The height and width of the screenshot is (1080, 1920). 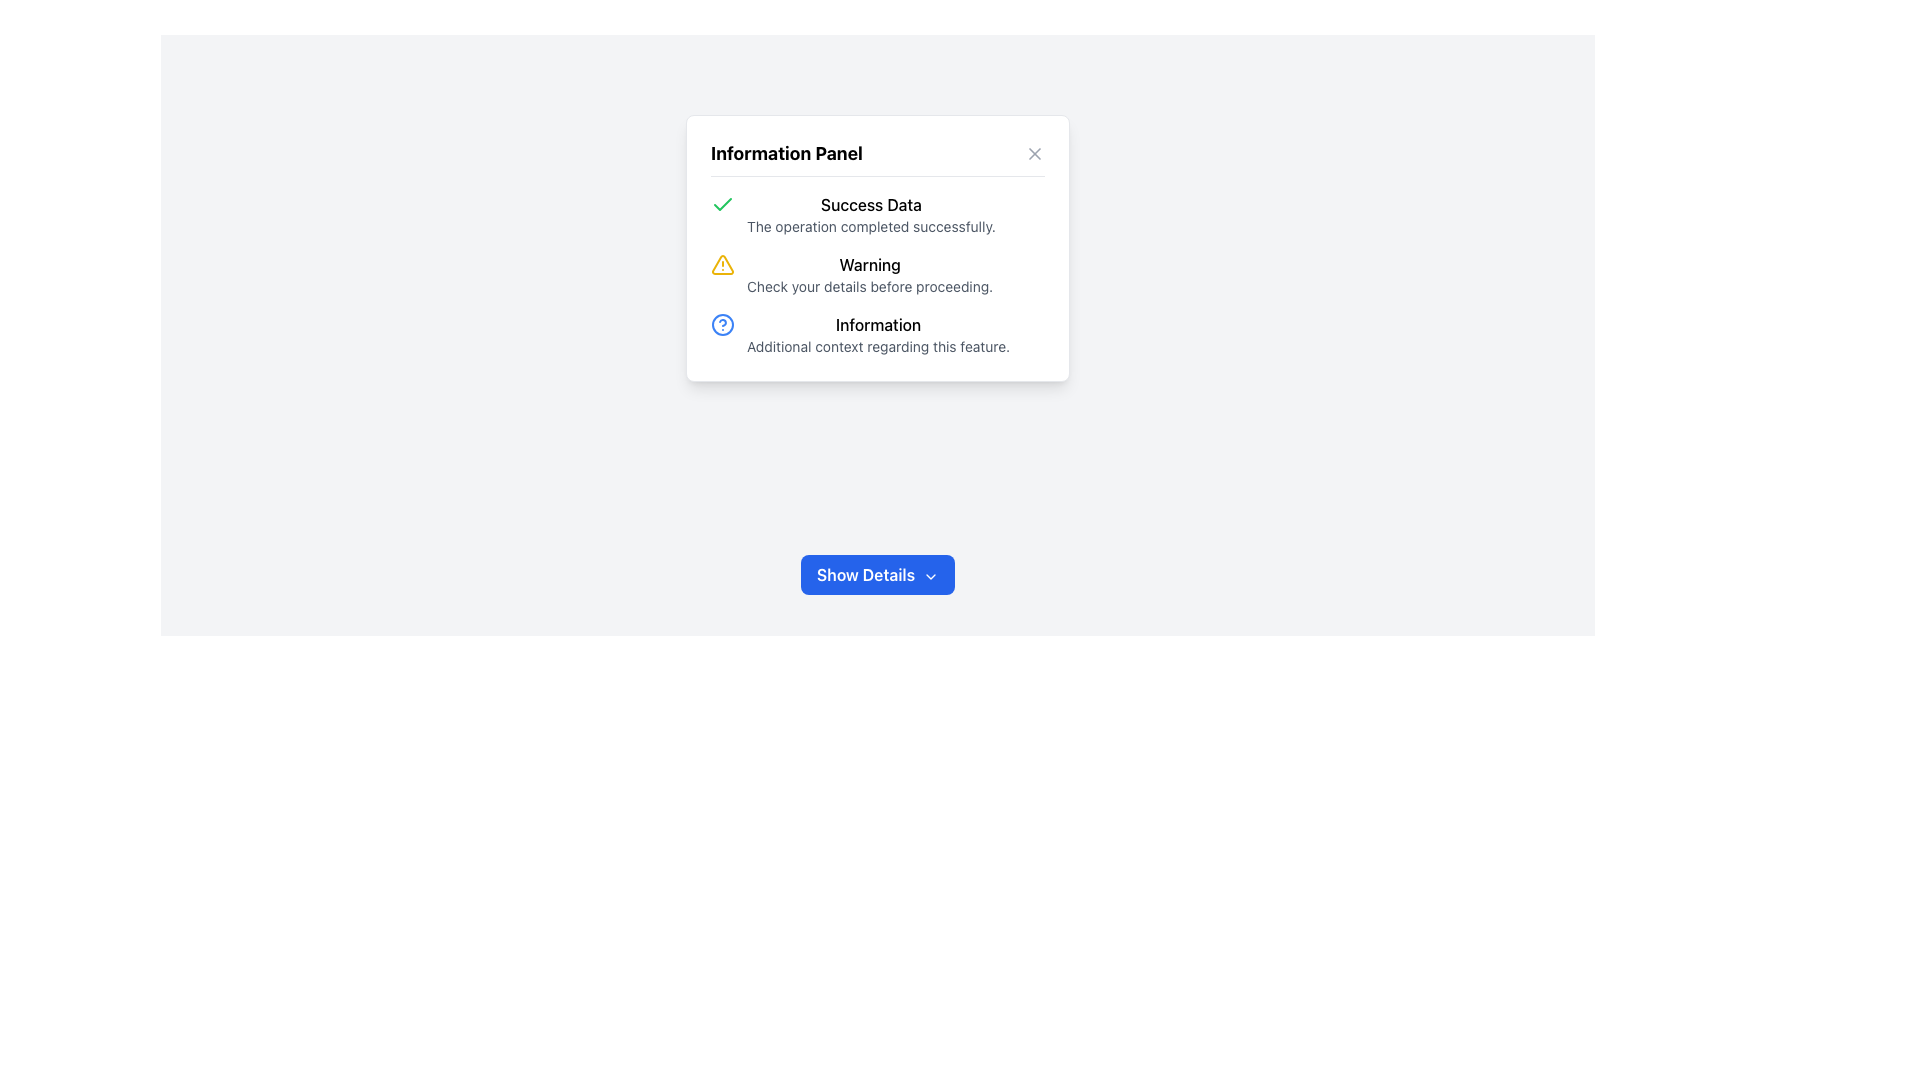 What do you see at coordinates (722, 323) in the screenshot?
I see `the informational icon located in the leftmost position of the third row in the information panel` at bounding box center [722, 323].